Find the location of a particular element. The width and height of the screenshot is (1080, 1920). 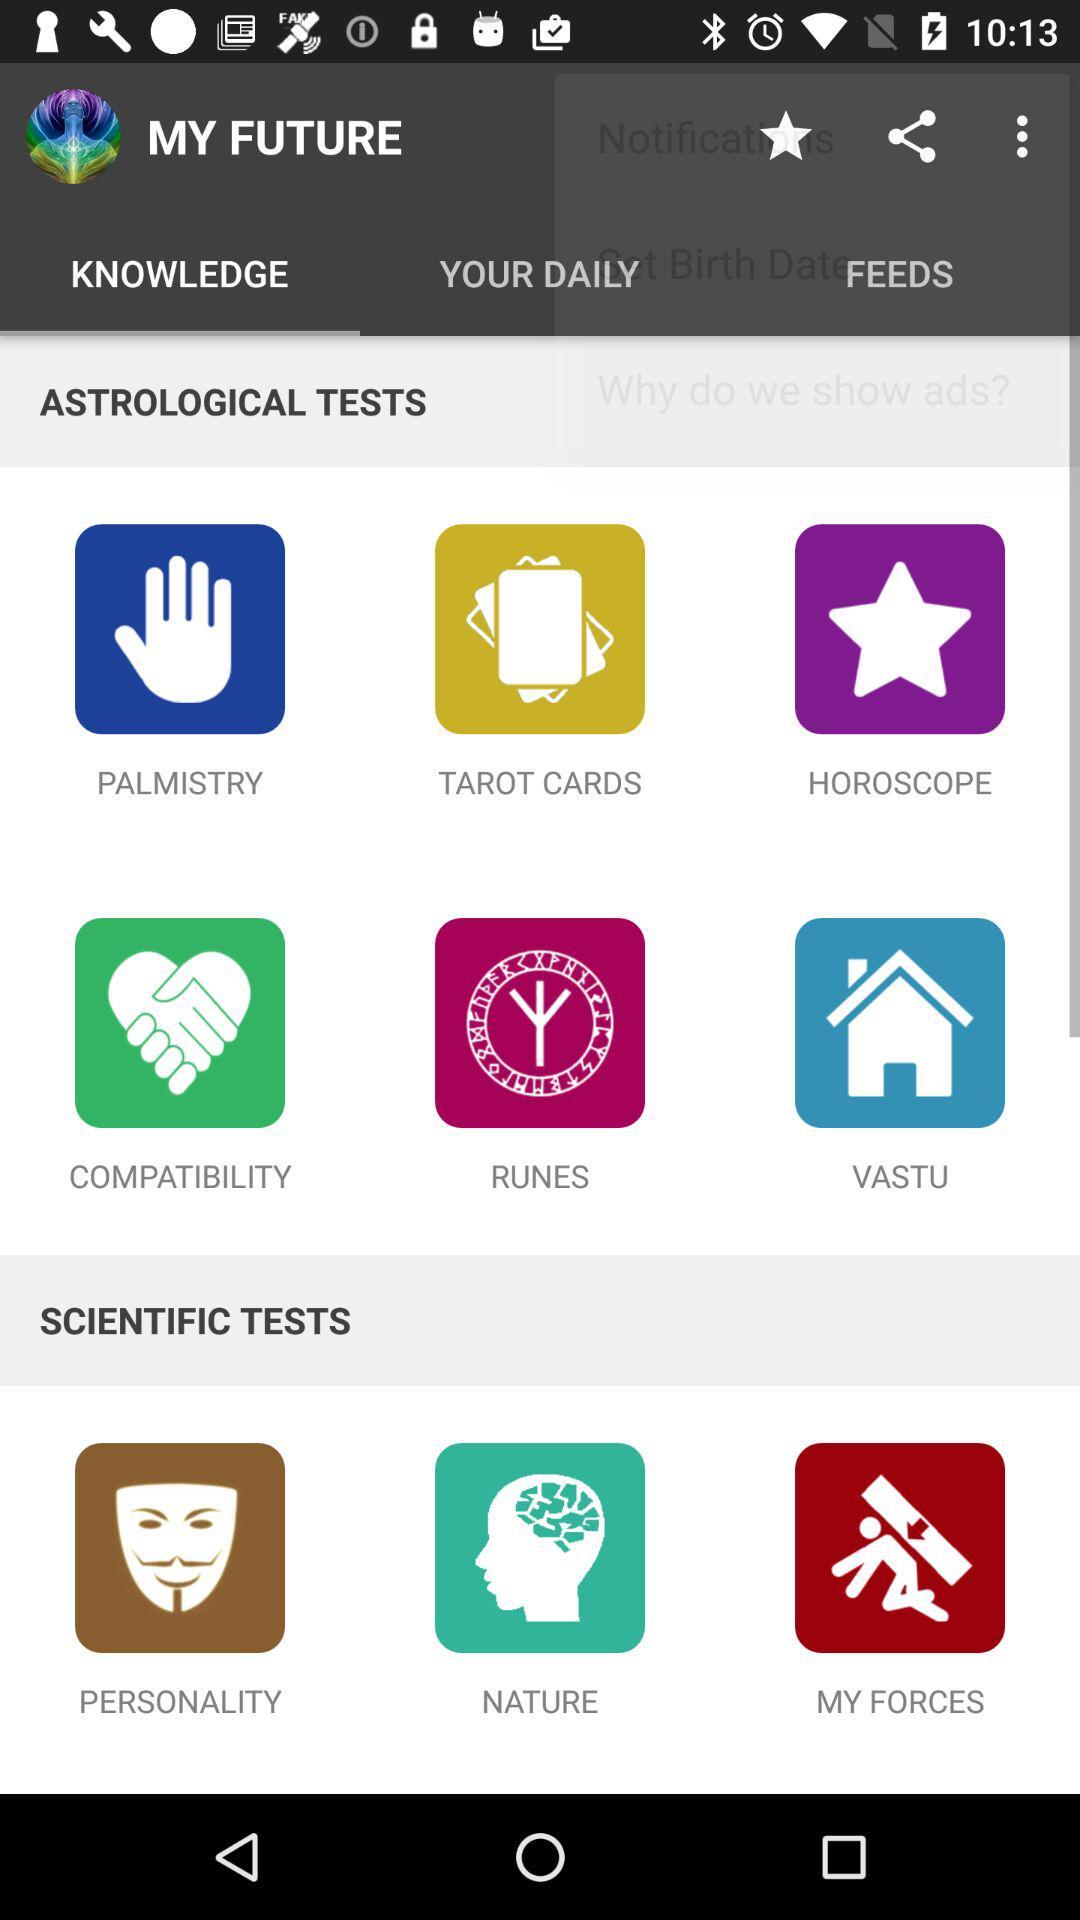

icon next to my future icon is located at coordinates (785, 135).